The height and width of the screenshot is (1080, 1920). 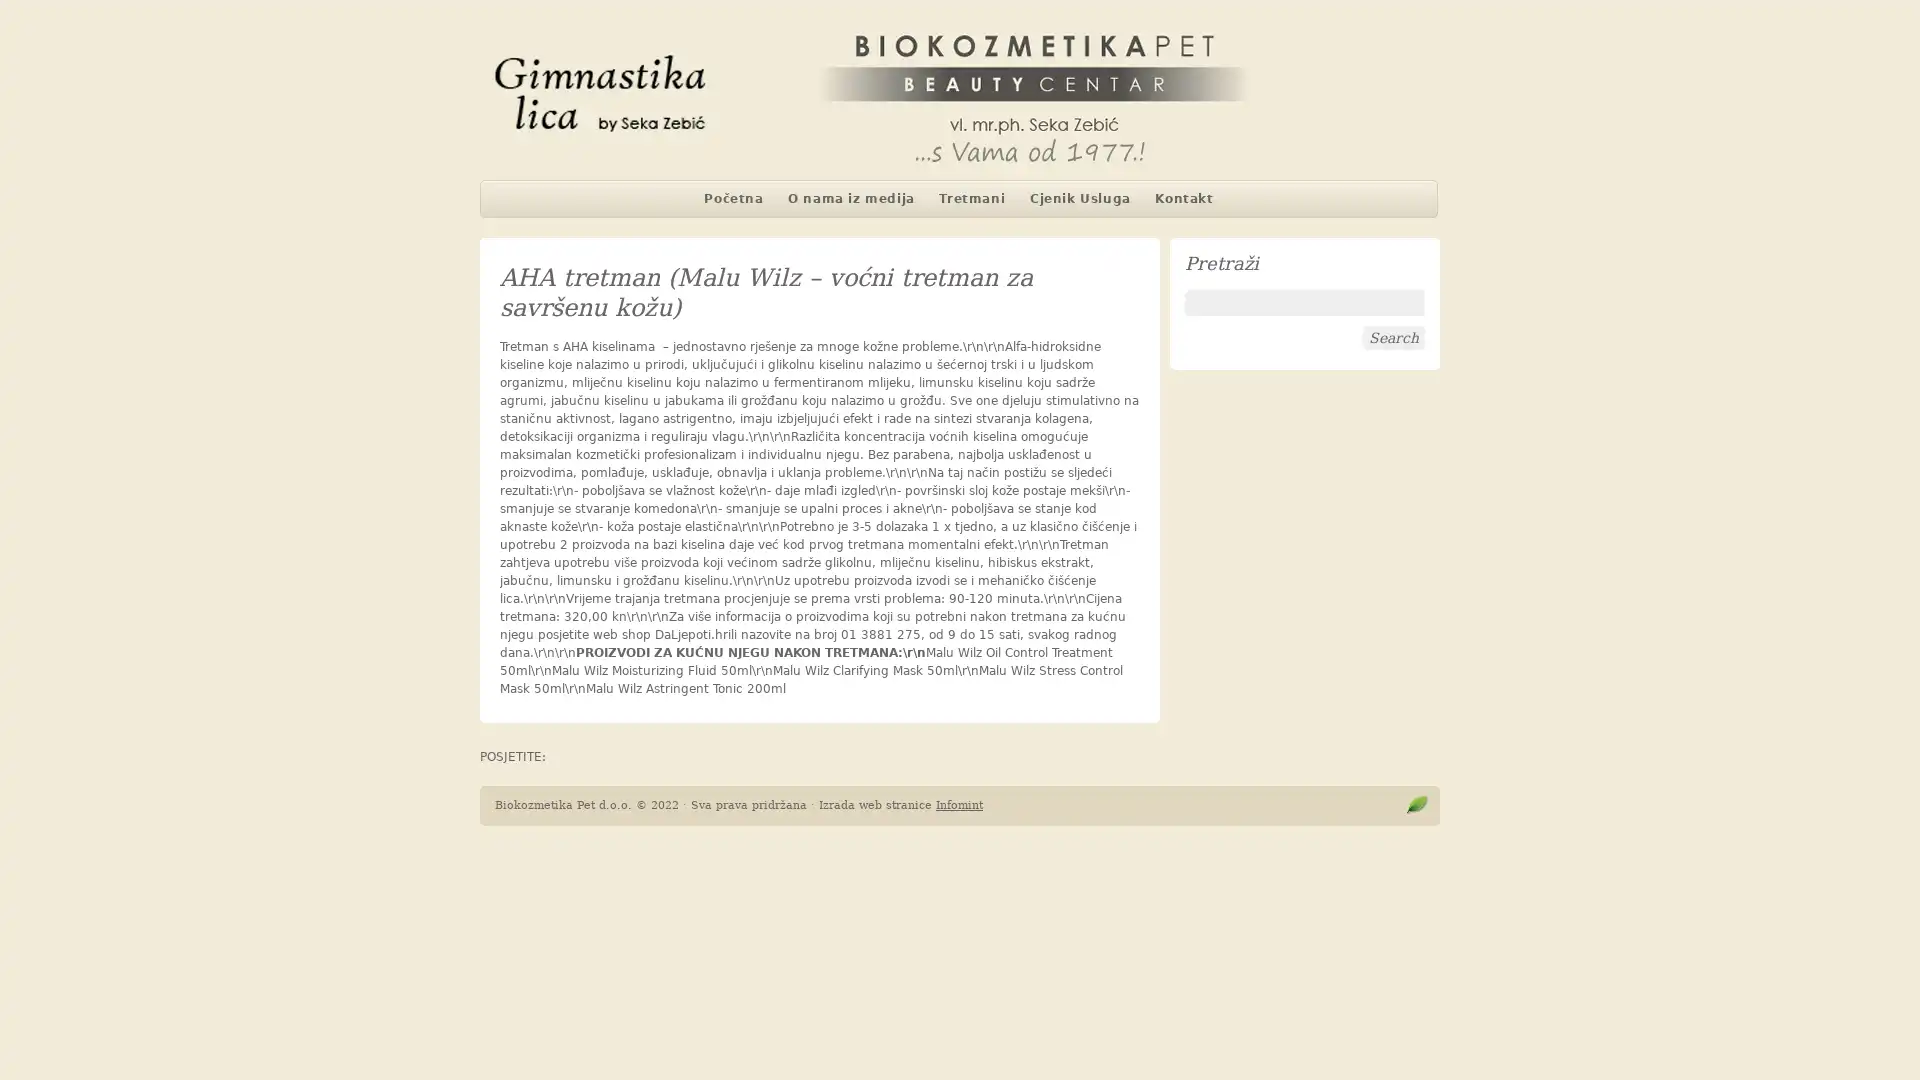 What do you see at coordinates (1392, 337) in the screenshot?
I see `Search` at bounding box center [1392, 337].